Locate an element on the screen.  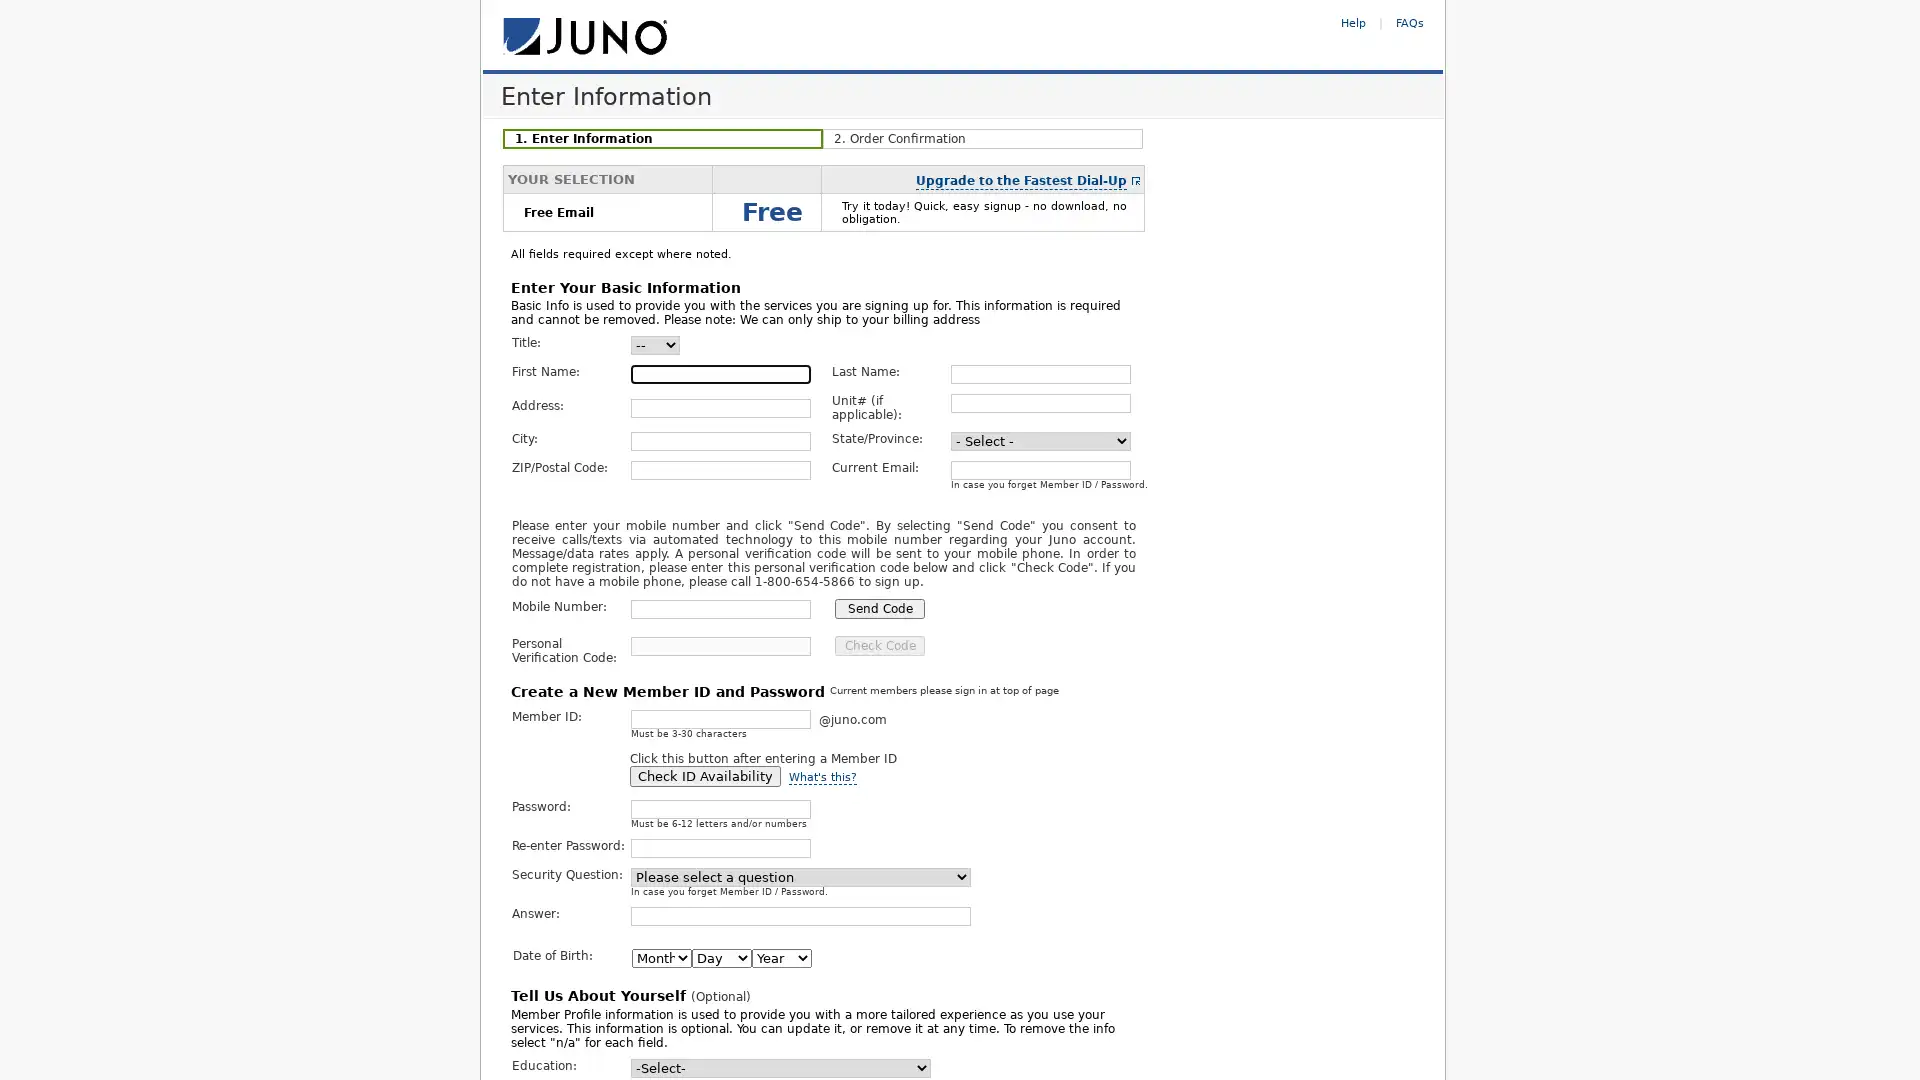
Check ID Availability is located at coordinates (705, 775).